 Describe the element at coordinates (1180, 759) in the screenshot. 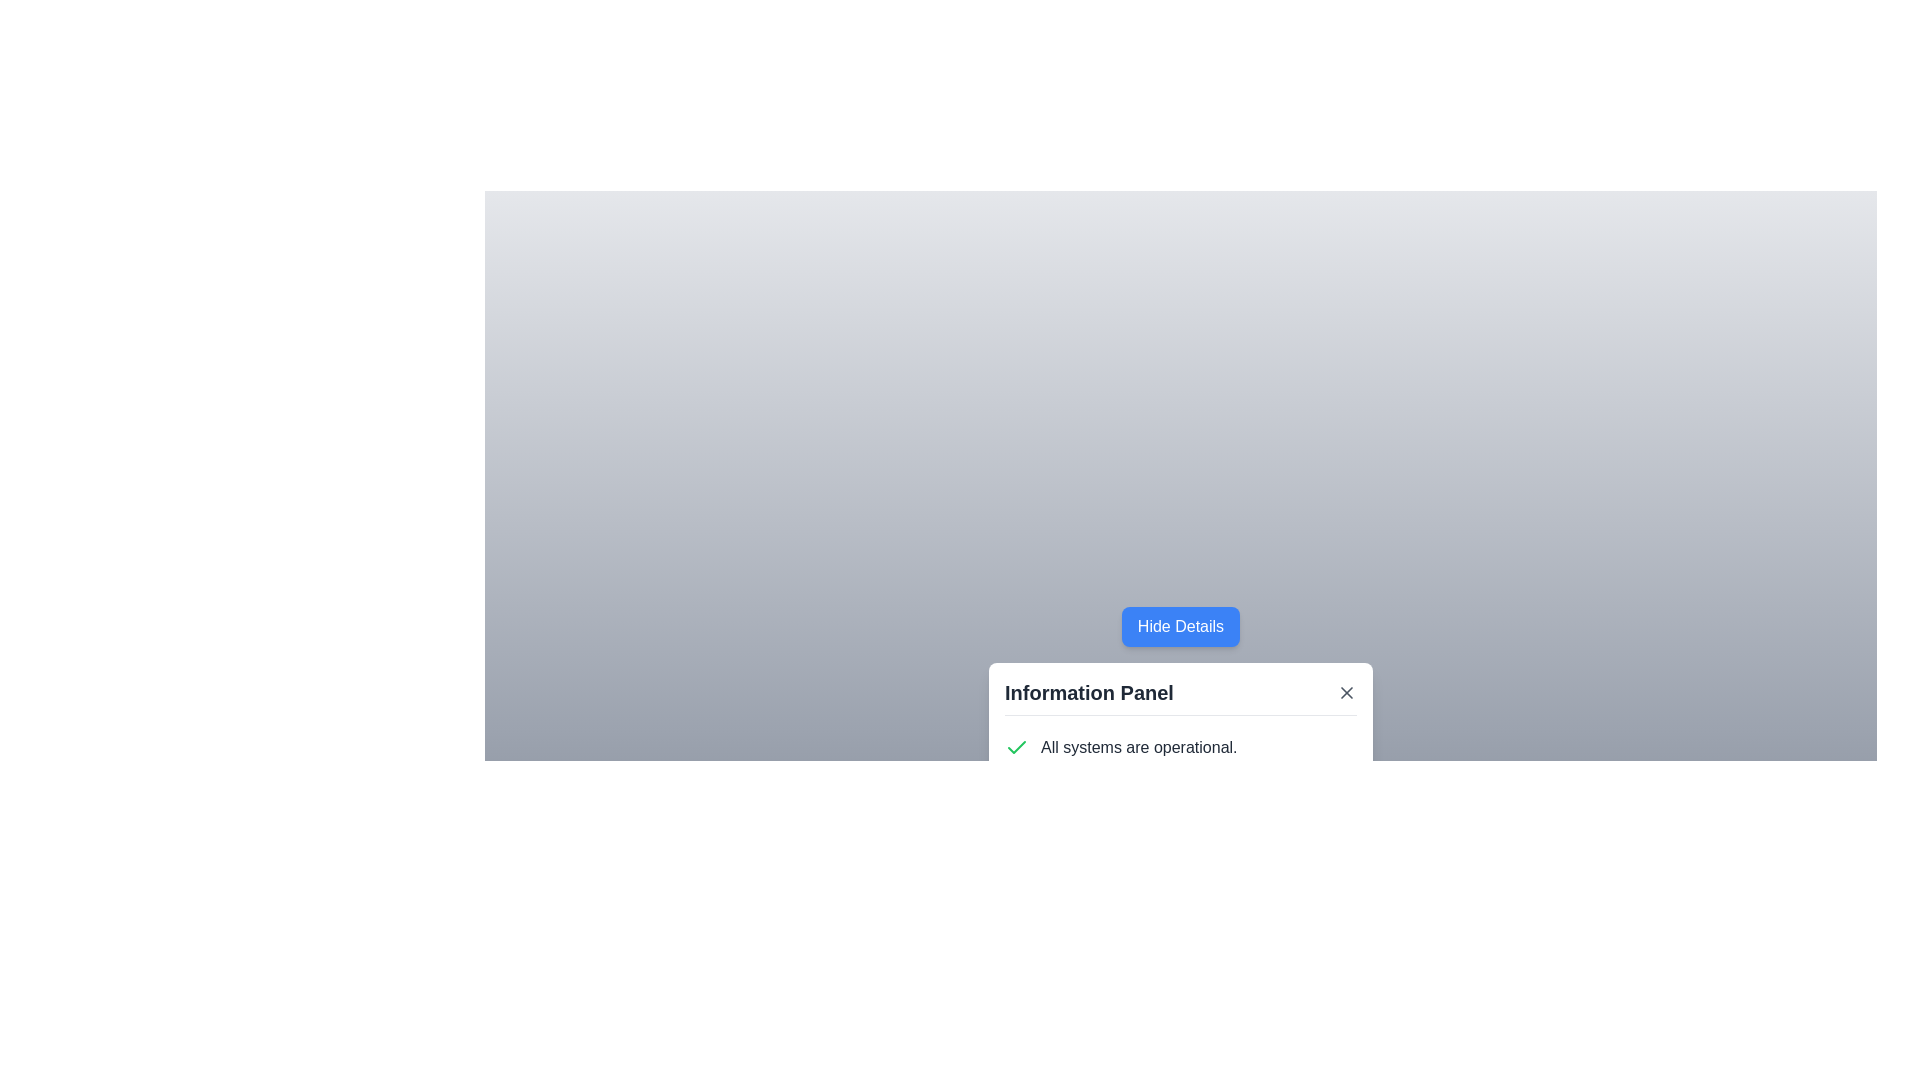

I see `information displayed in the informational panel located below the 'Hide Details' button` at that location.